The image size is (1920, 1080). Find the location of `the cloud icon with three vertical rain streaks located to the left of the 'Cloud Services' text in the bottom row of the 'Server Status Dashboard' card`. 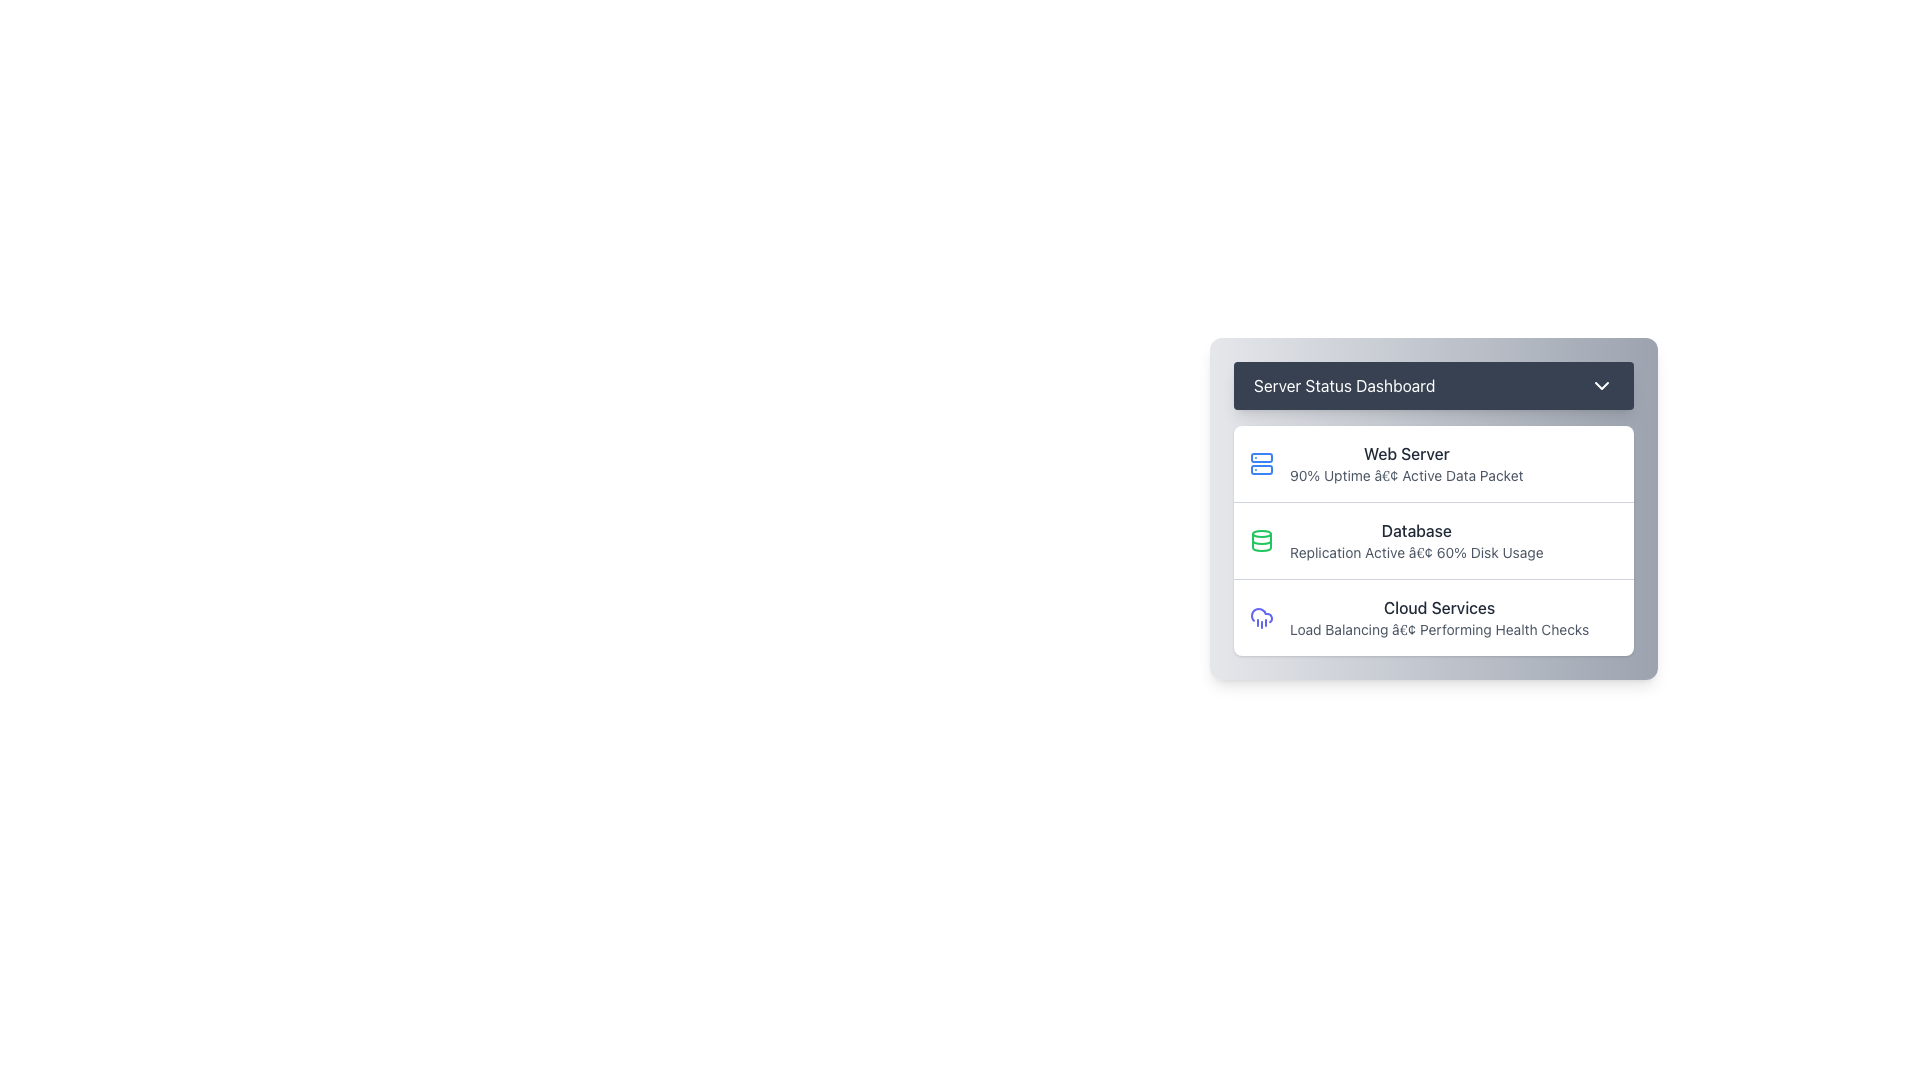

the cloud icon with three vertical rain streaks located to the left of the 'Cloud Services' text in the bottom row of the 'Server Status Dashboard' card is located at coordinates (1261, 616).